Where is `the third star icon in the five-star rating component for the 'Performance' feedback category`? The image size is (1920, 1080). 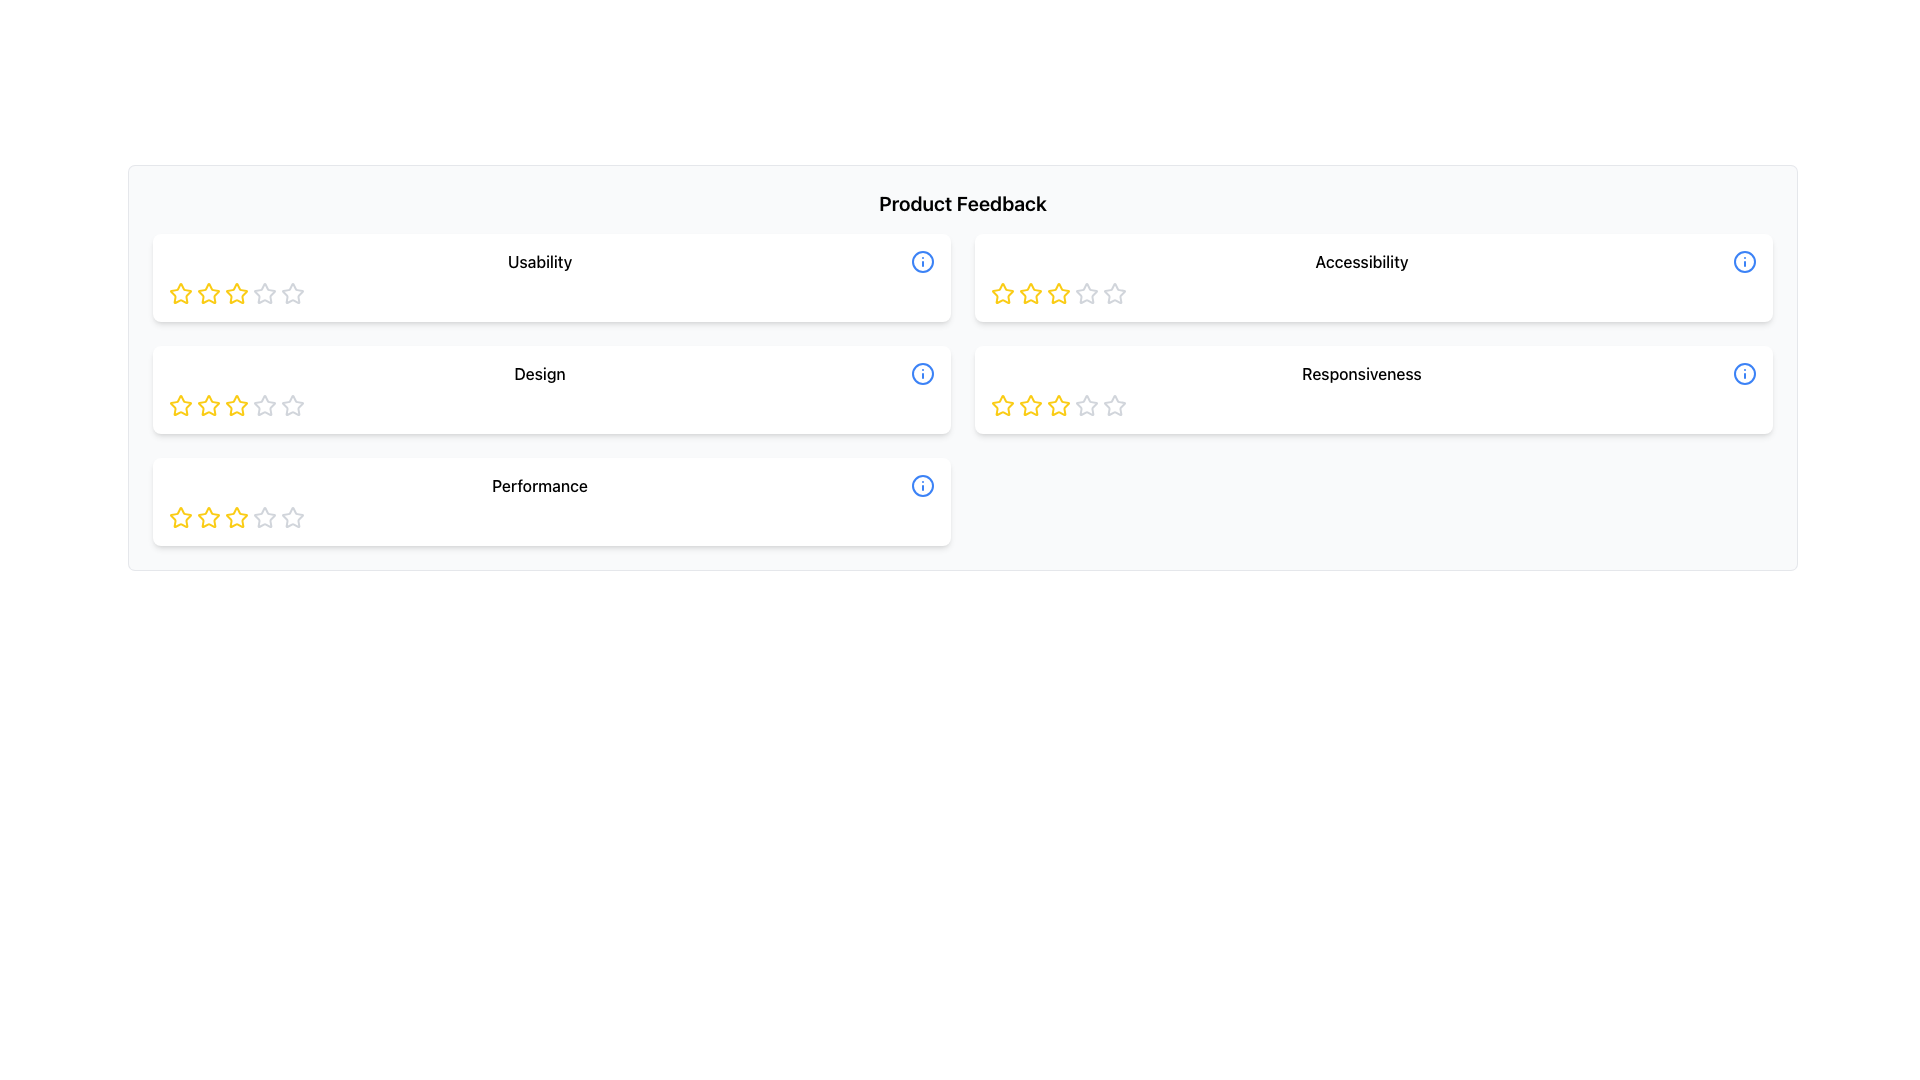 the third star icon in the five-star rating component for the 'Performance' feedback category is located at coordinates (263, 516).